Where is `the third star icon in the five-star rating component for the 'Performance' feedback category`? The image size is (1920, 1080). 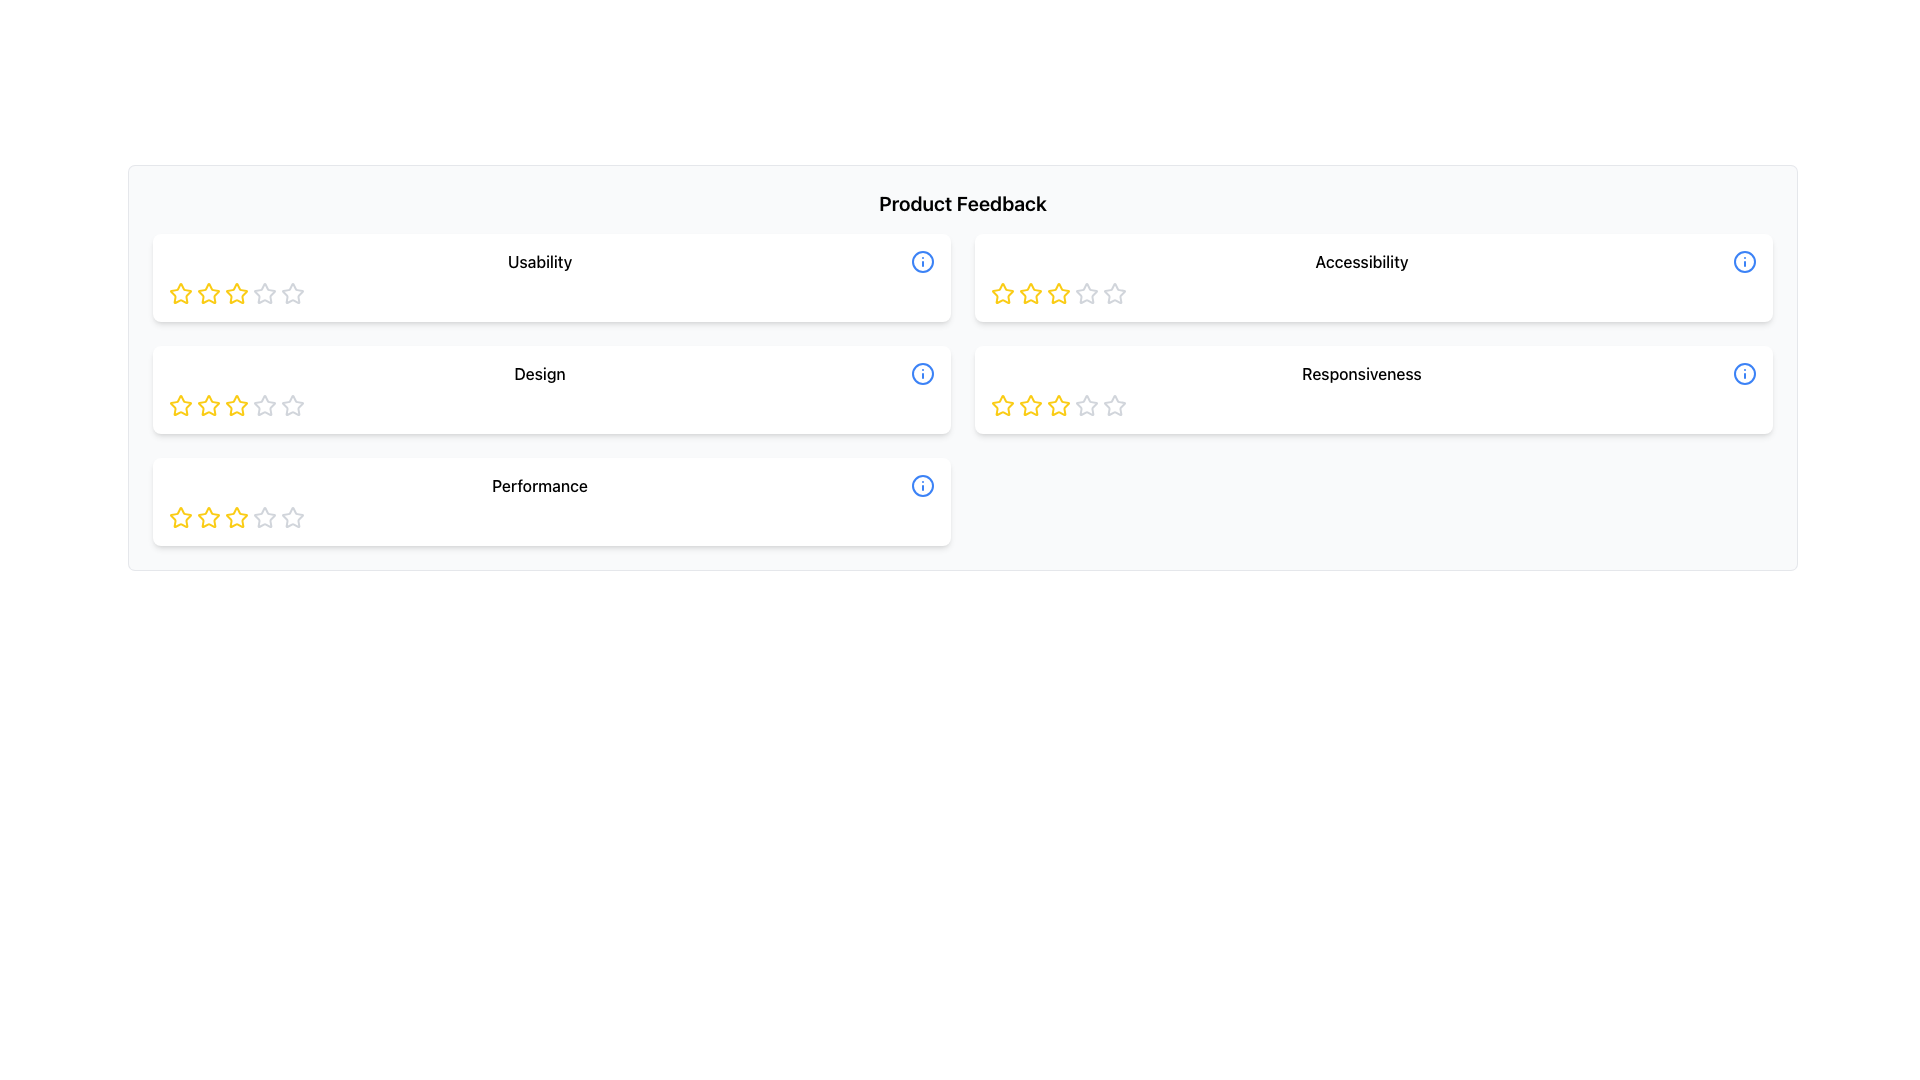 the third star icon in the five-star rating component for the 'Performance' feedback category is located at coordinates (263, 516).